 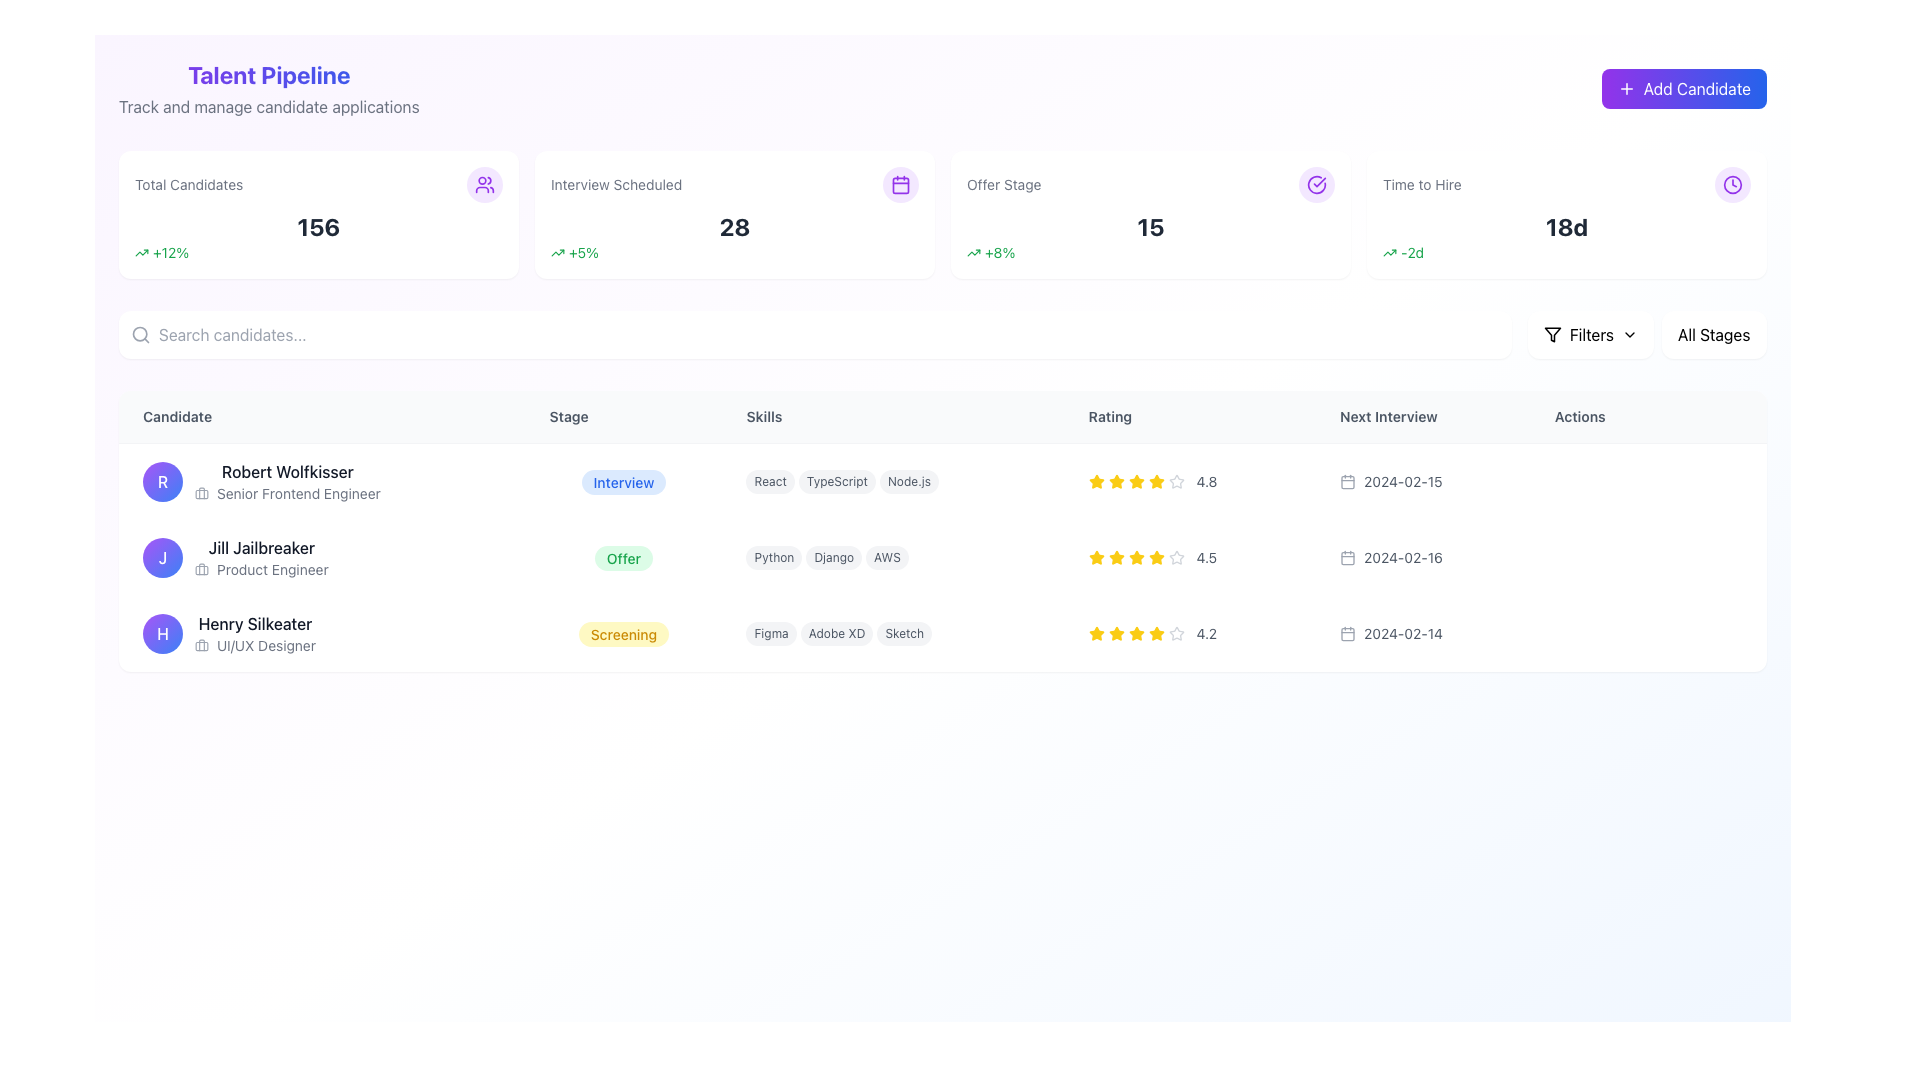 I want to click on the unfilled light gray star icon, which is the sixth star in the rating row next to the numeric rating value '4.8', so click(x=1176, y=482).